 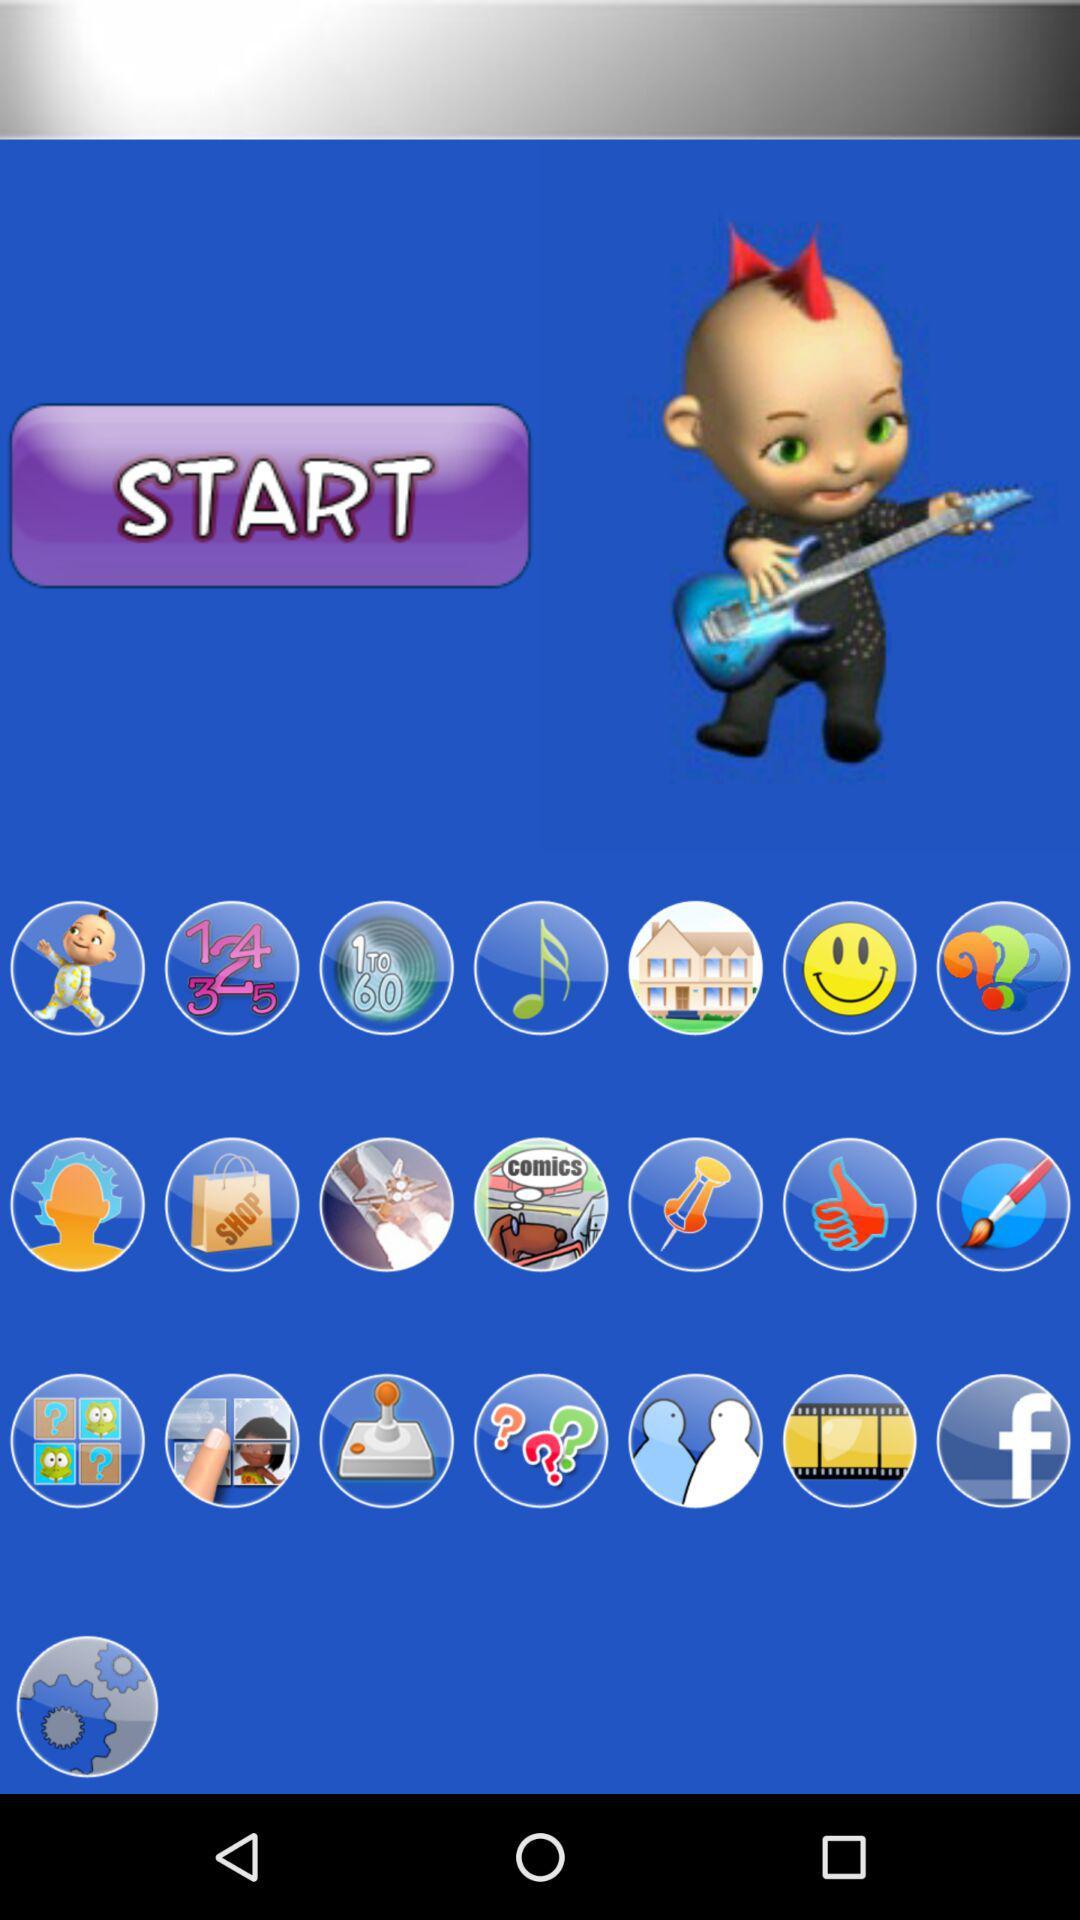 What do you see at coordinates (849, 968) in the screenshot?
I see `orange box flashing for selecting happy face` at bounding box center [849, 968].